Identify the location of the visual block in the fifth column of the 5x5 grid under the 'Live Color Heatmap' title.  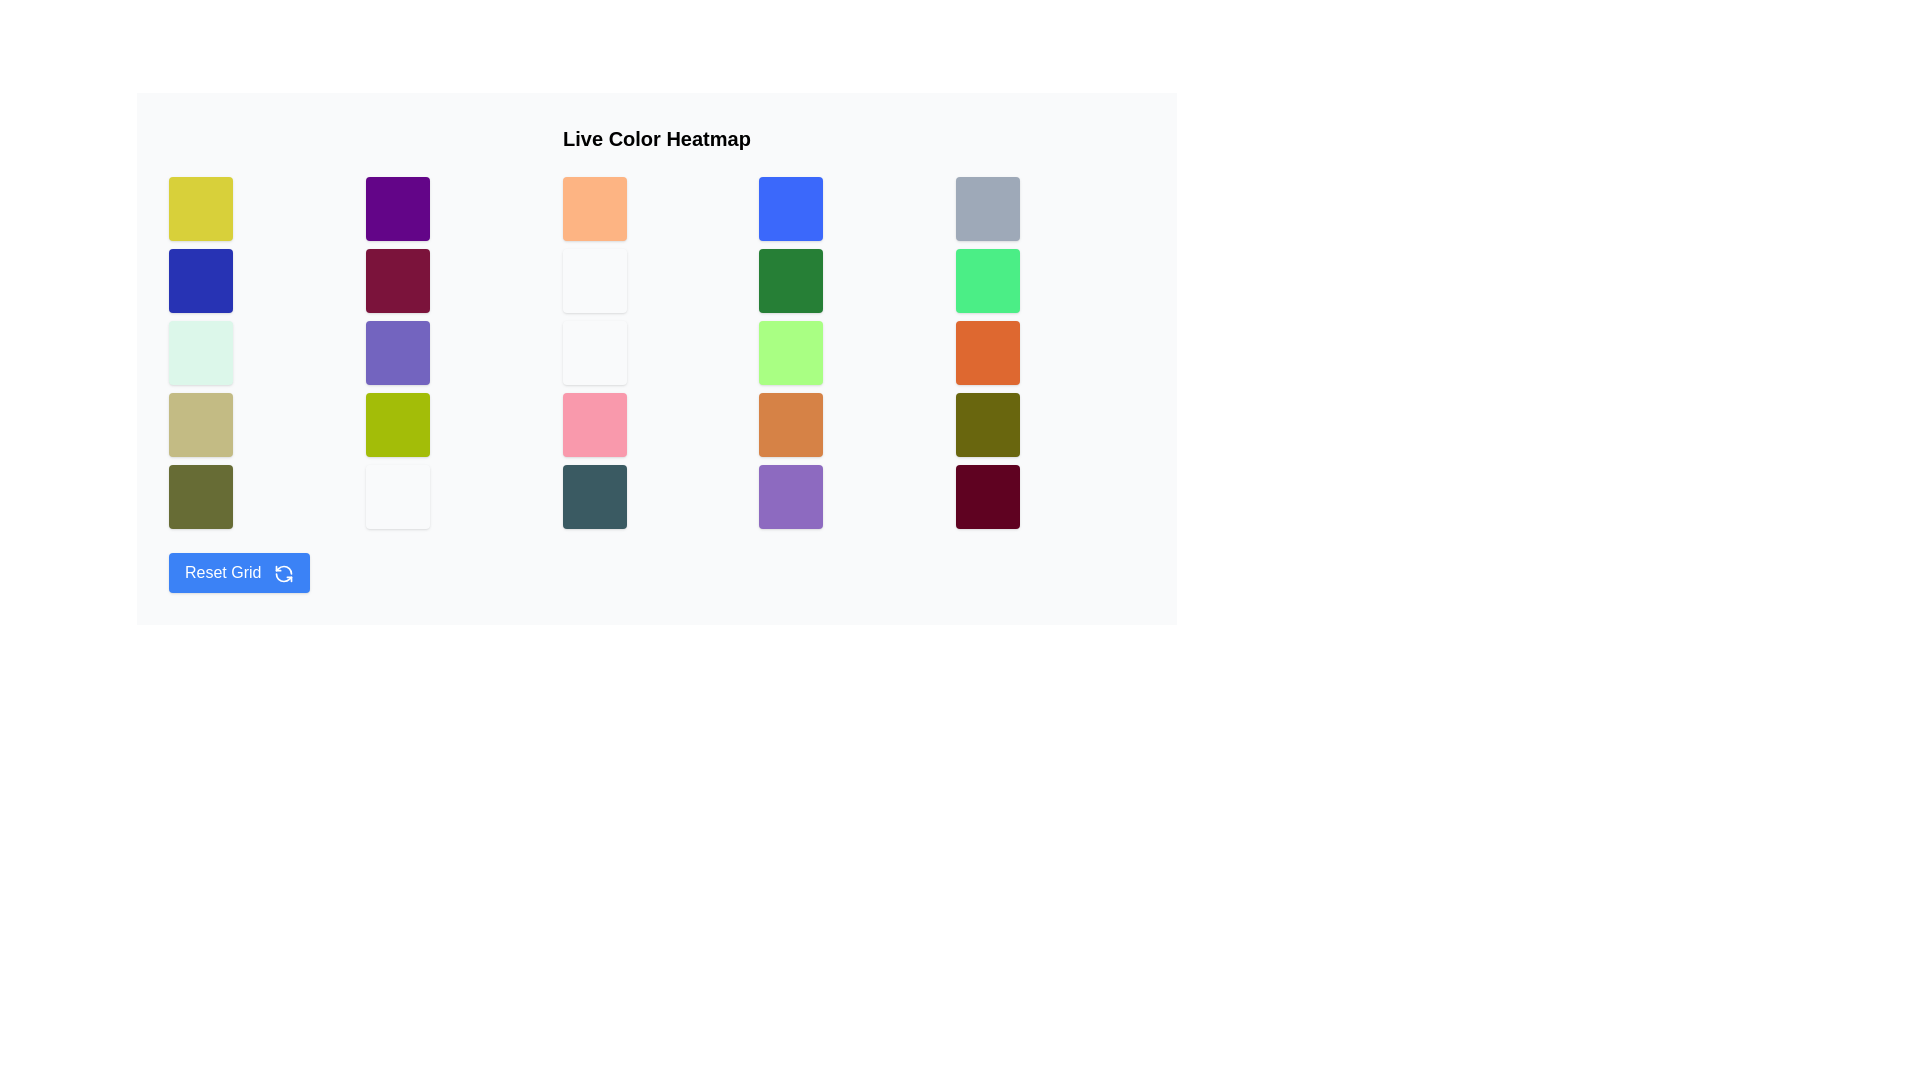
(988, 423).